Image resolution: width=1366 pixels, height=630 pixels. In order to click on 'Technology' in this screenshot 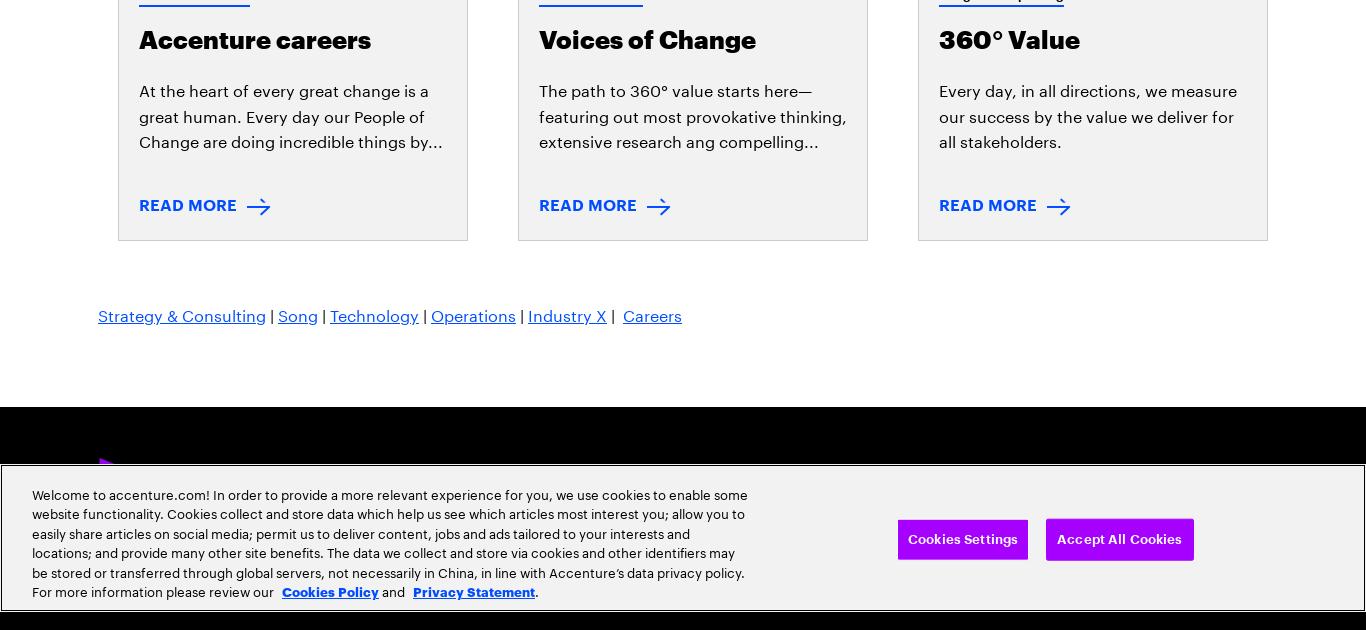, I will do `click(373, 71)`.